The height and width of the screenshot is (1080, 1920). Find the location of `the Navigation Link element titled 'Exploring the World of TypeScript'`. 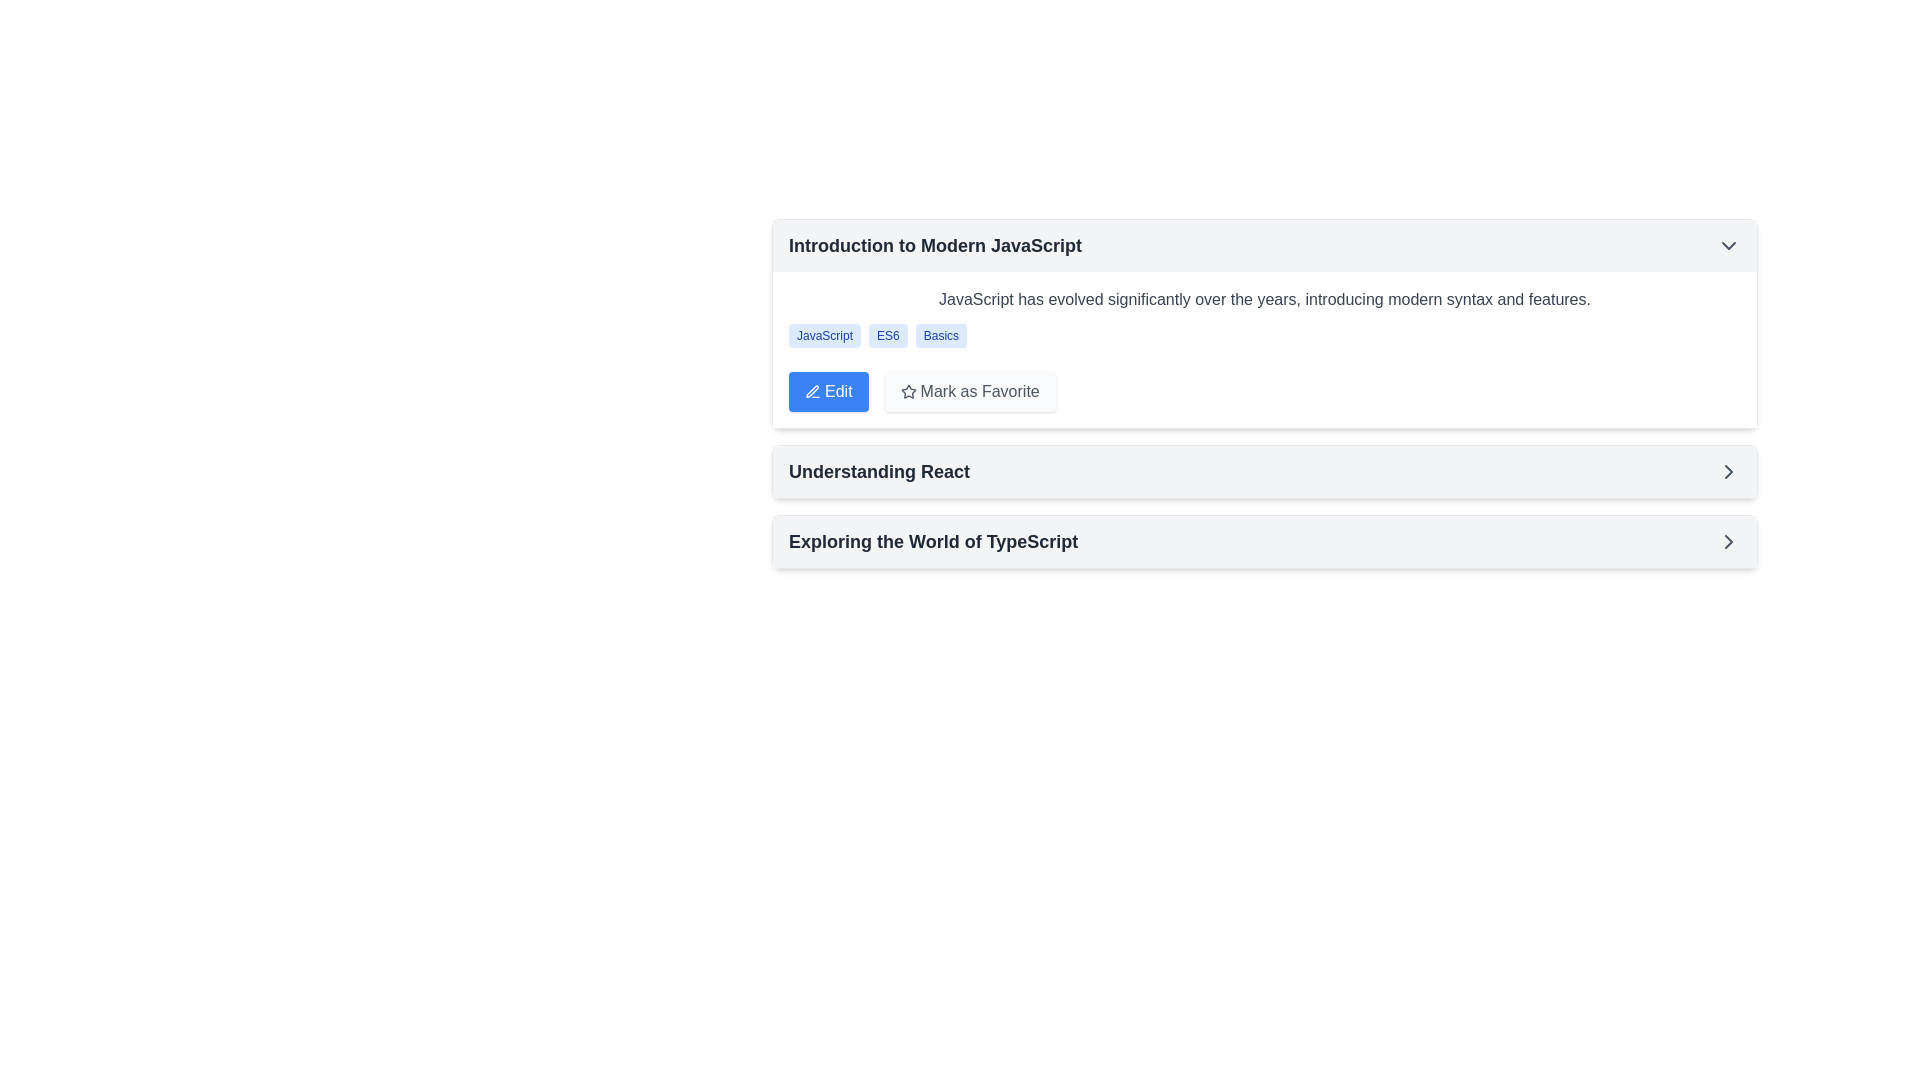

the Navigation Link element titled 'Exploring the World of TypeScript' is located at coordinates (1264, 542).